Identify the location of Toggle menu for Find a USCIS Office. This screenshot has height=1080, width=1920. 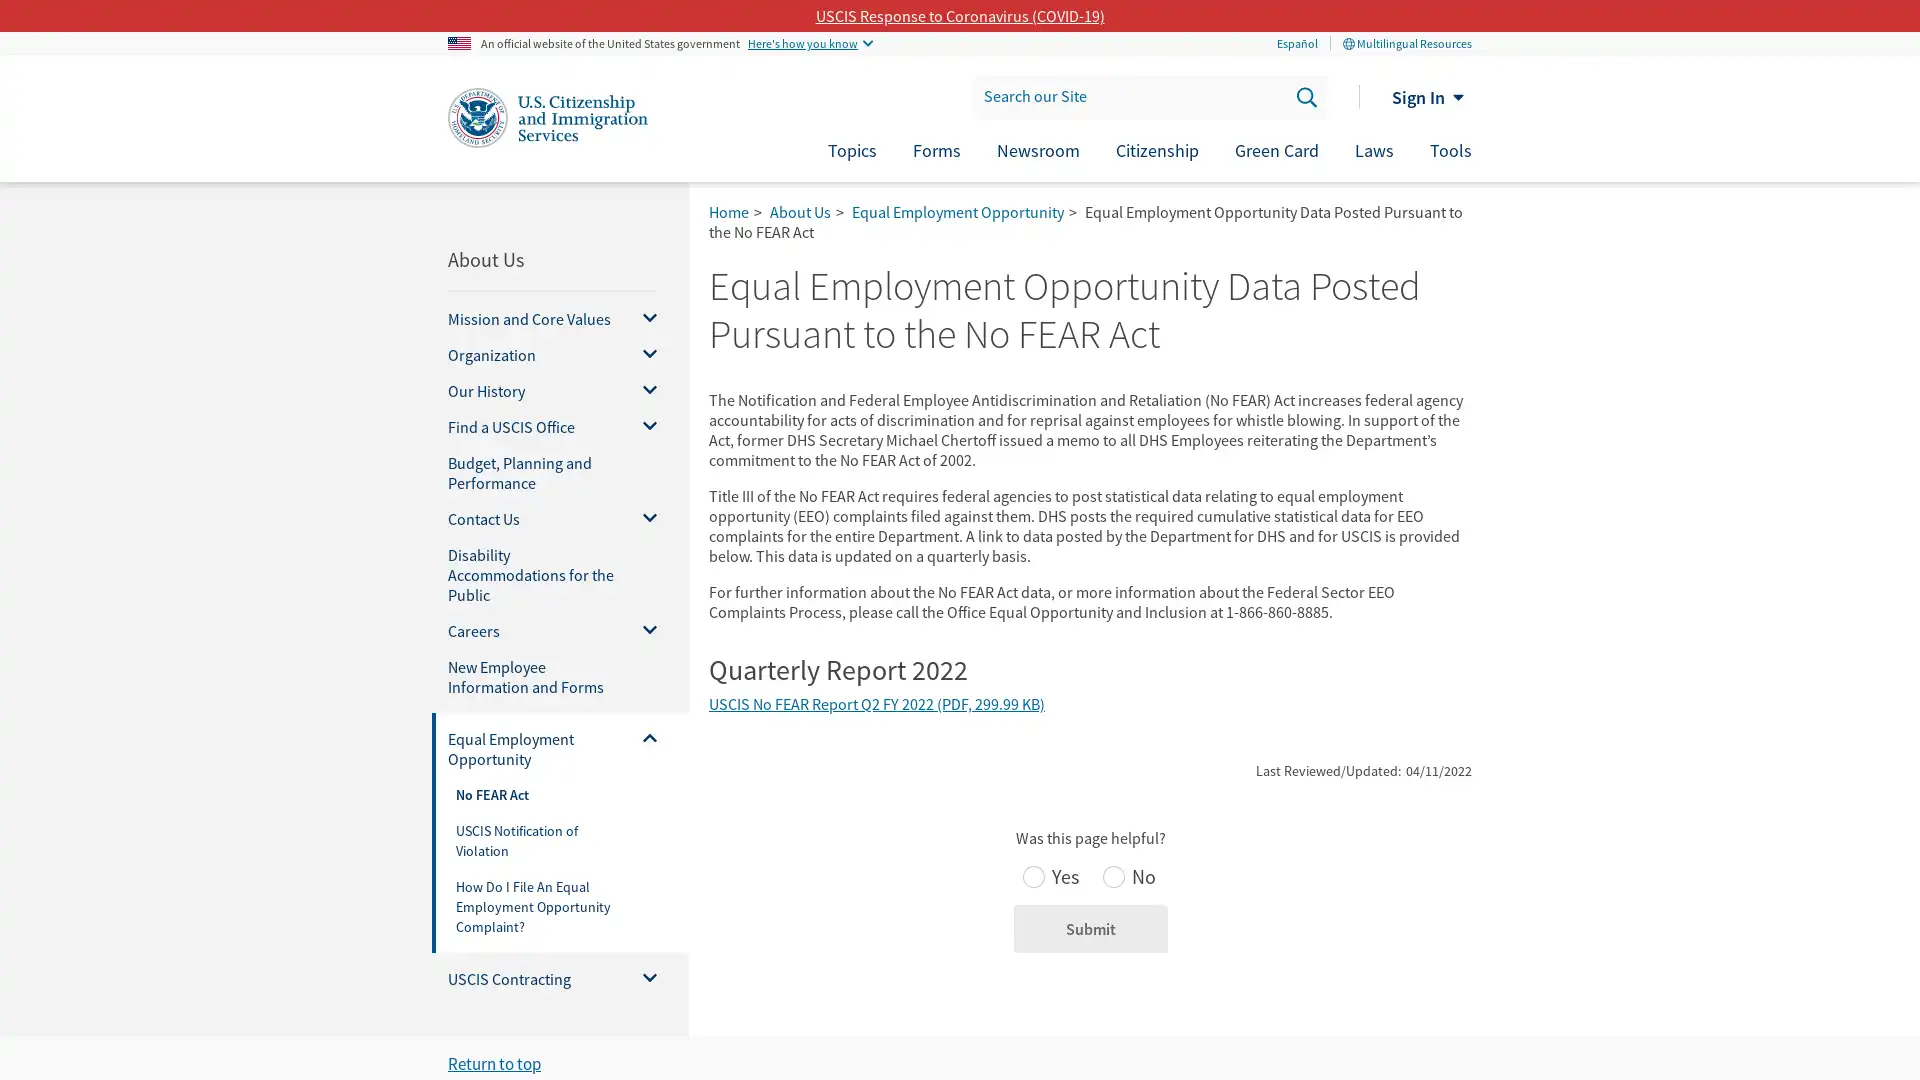
(642, 426).